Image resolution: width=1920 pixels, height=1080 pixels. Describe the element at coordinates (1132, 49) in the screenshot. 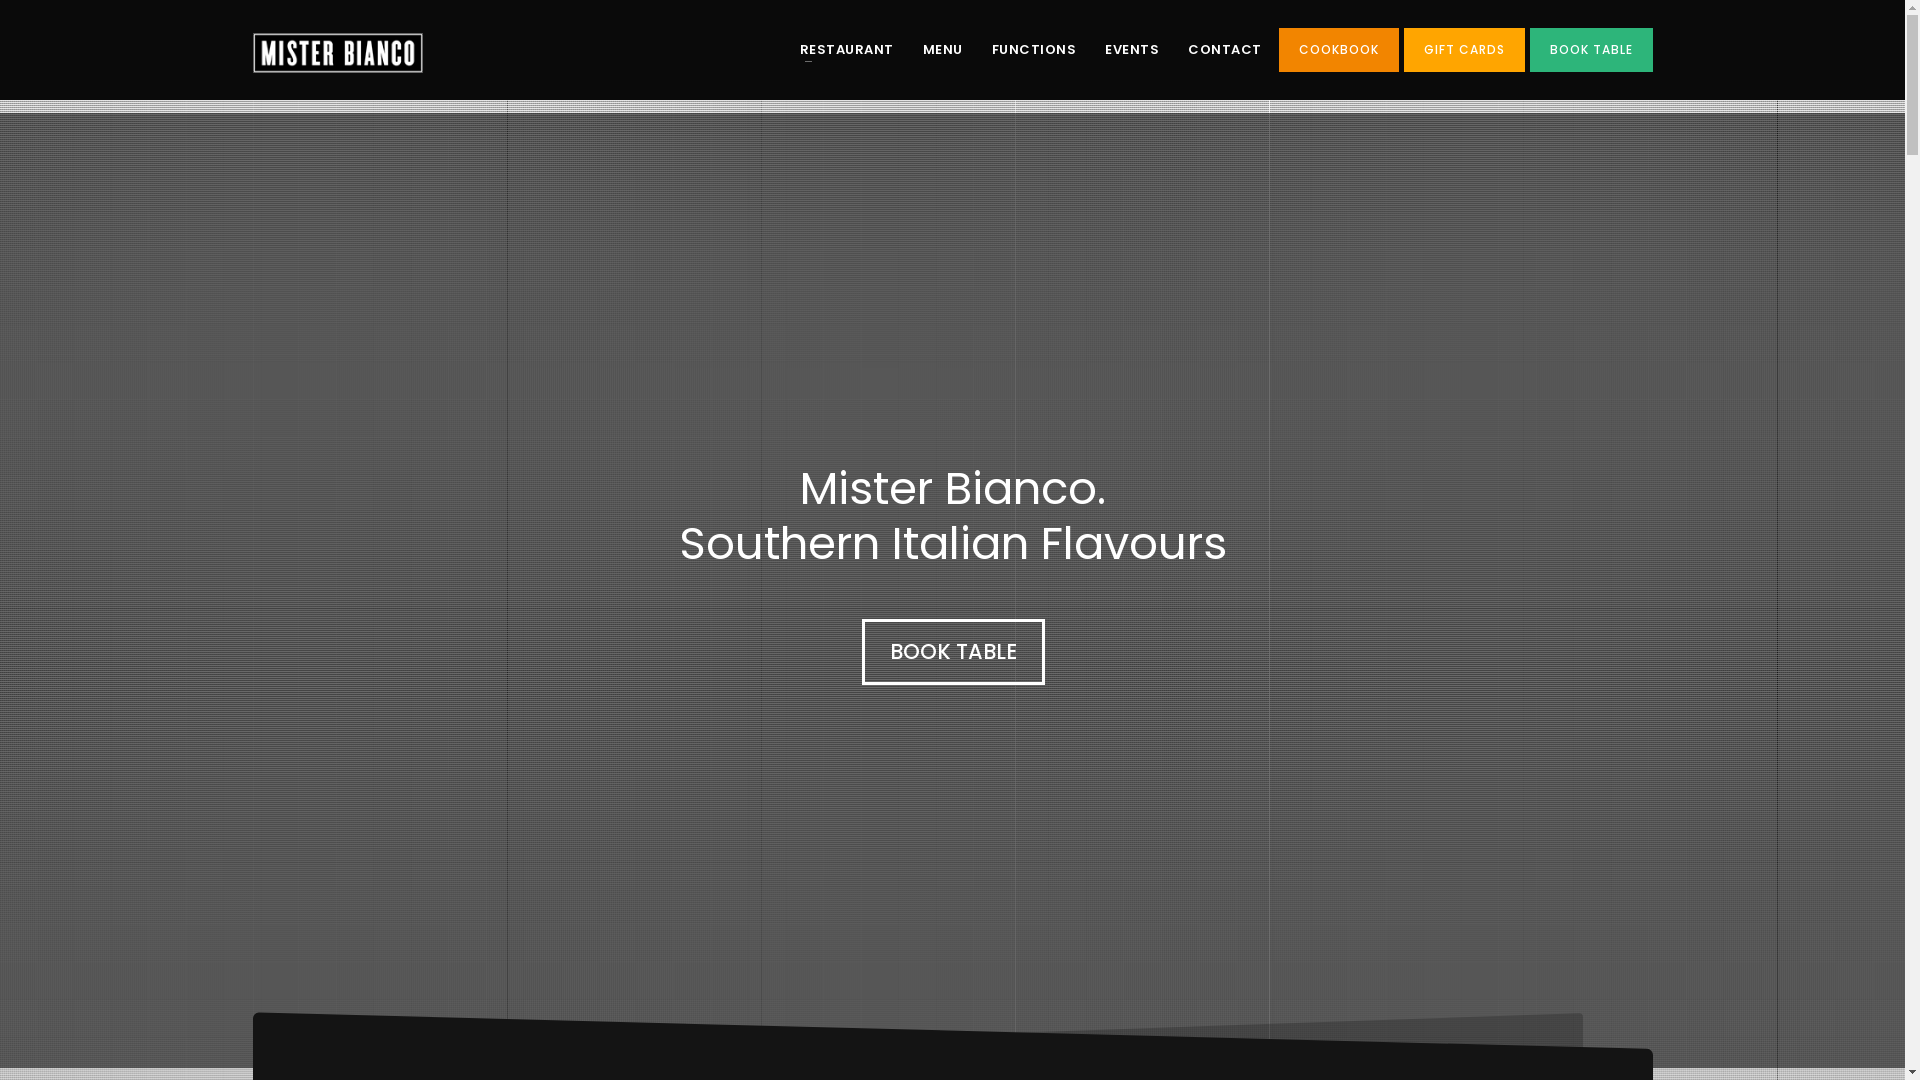

I see `'EVENTS'` at that location.